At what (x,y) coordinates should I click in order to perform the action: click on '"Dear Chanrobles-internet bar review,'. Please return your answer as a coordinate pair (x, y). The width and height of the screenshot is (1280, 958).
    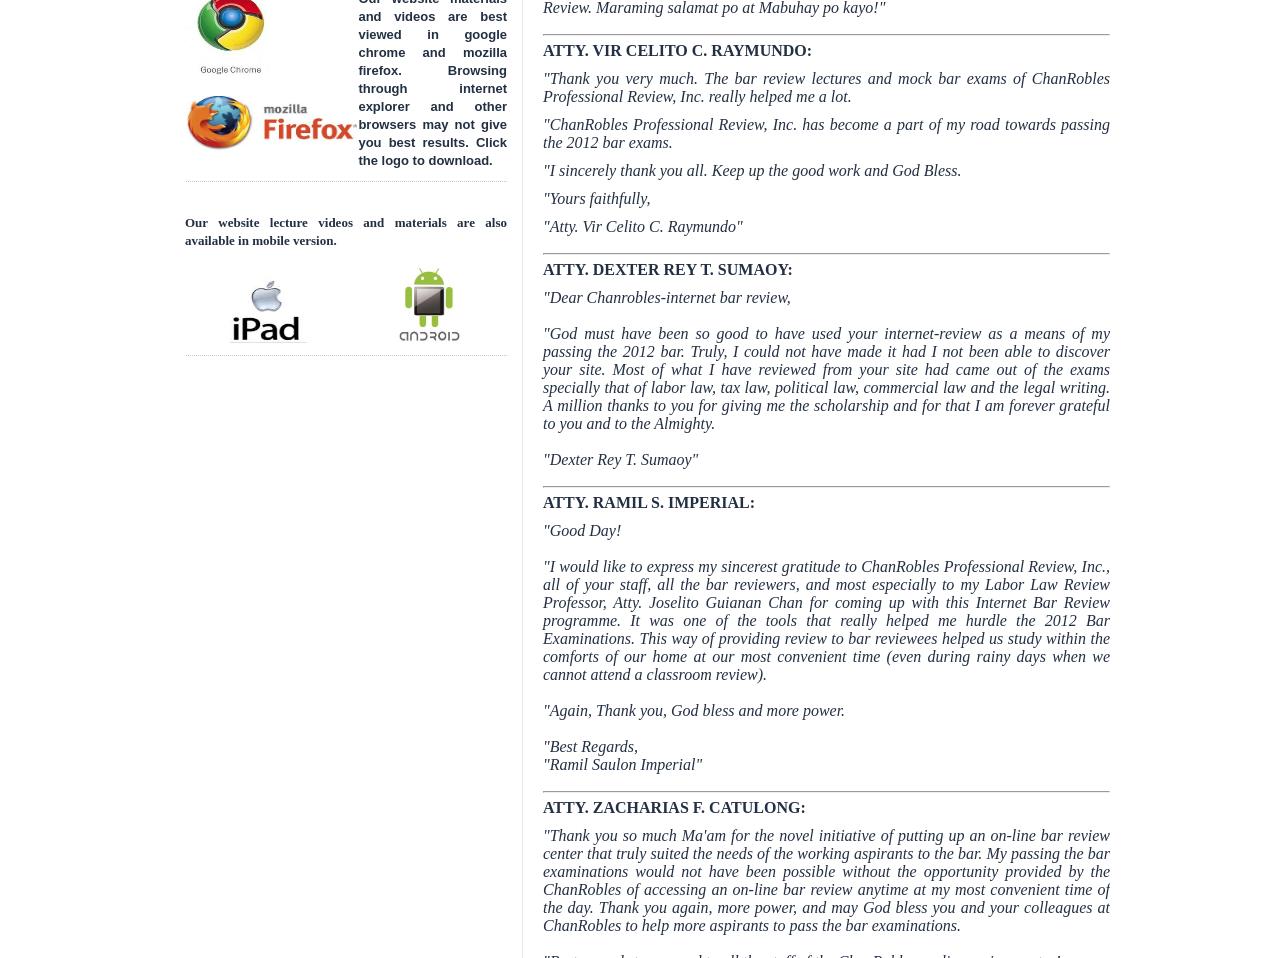
    Looking at the image, I should click on (666, 297).